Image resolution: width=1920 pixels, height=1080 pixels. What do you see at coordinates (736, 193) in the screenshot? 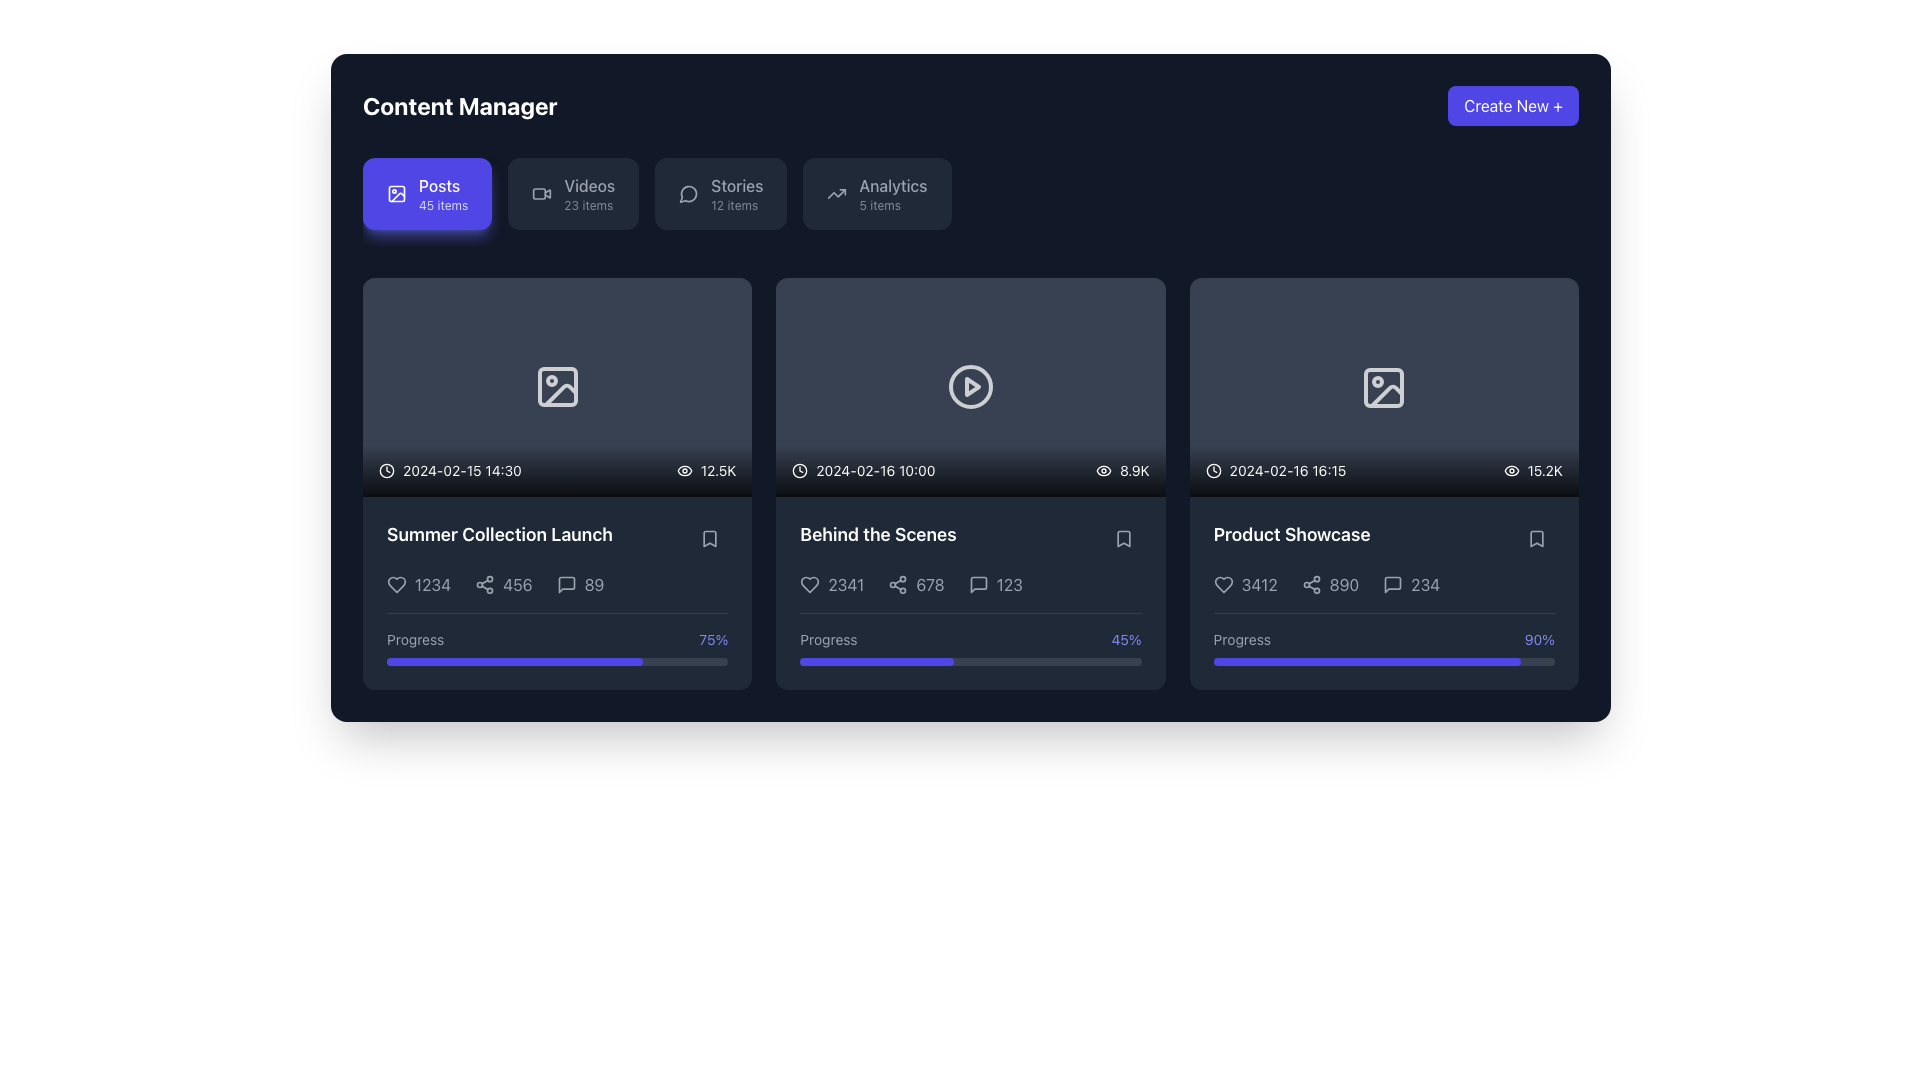
I see `the text-based clickable link or button in the top navigation bar` at bounding box center [736, 193].